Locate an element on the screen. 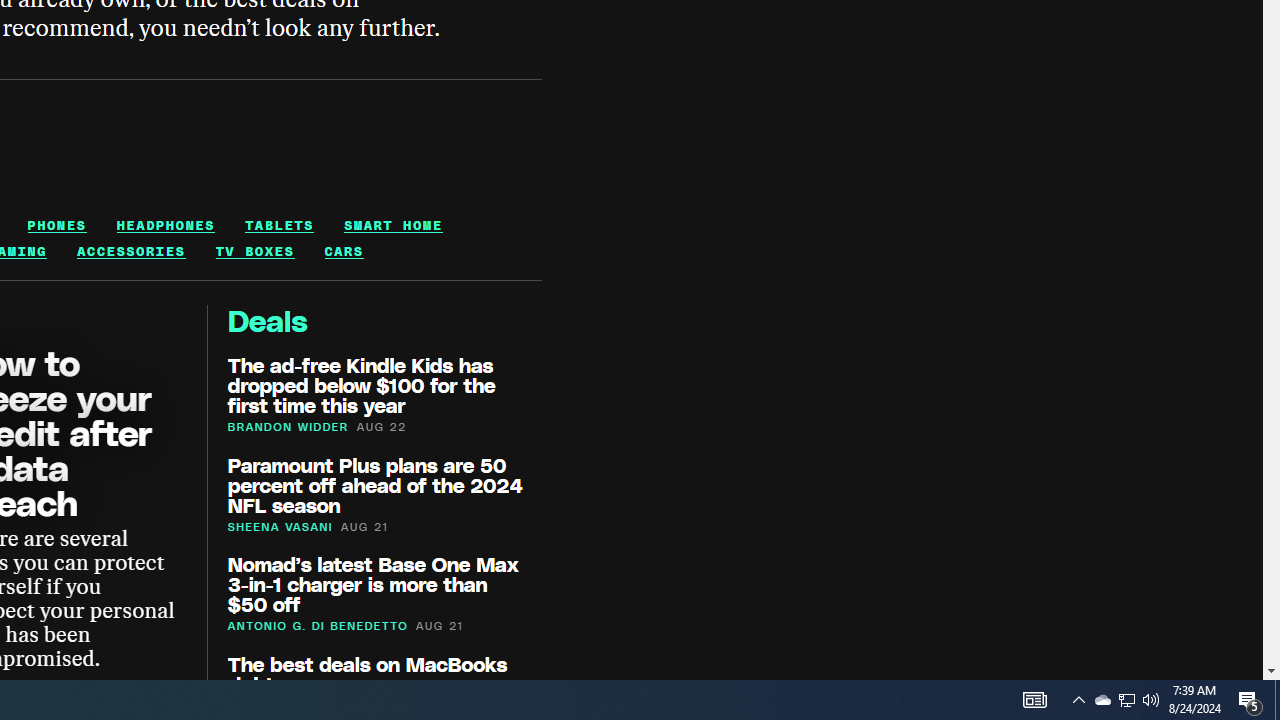  'The best deals on MacBooks right now' is located at coordinates (367, 673).